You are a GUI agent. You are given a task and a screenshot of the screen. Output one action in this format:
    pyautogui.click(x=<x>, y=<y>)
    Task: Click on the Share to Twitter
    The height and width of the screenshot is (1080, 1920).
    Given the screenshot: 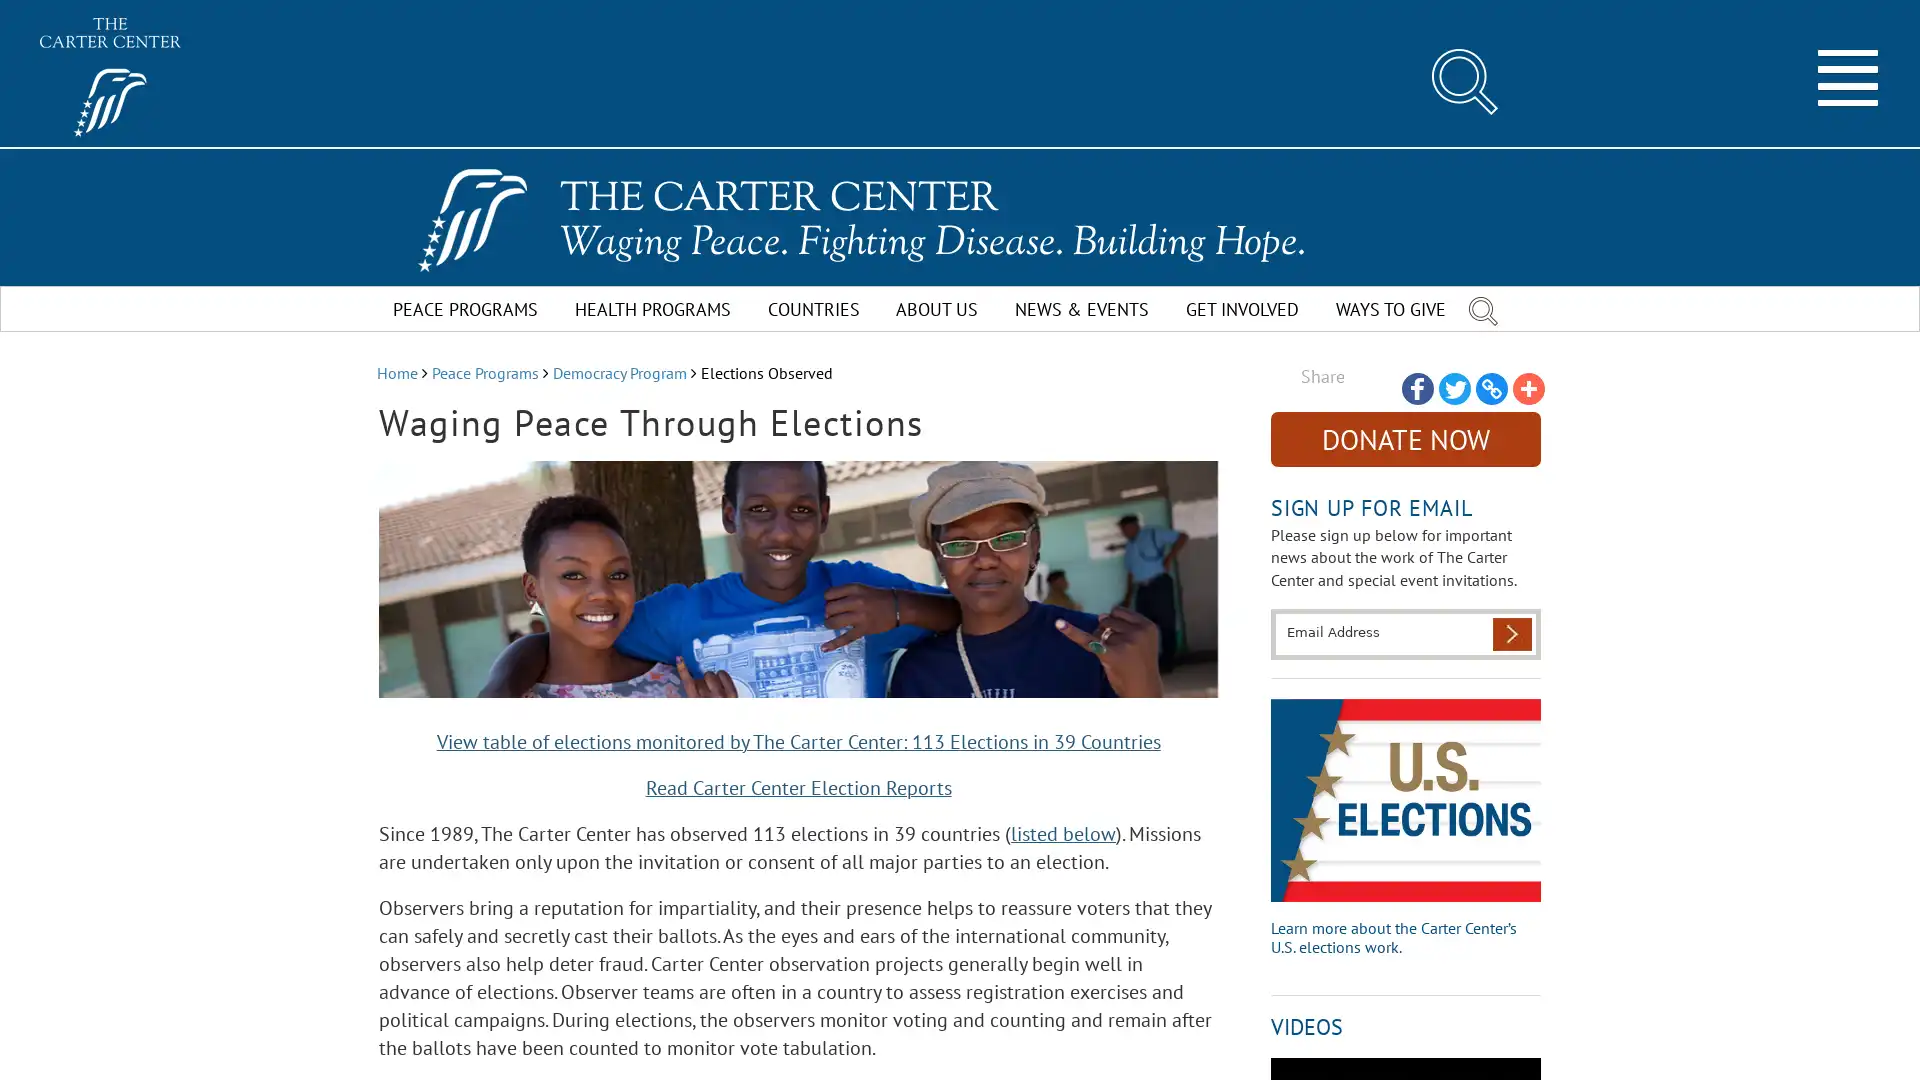 What is the action you would take?
    pyautogui.click(x=1454, y=238)
    